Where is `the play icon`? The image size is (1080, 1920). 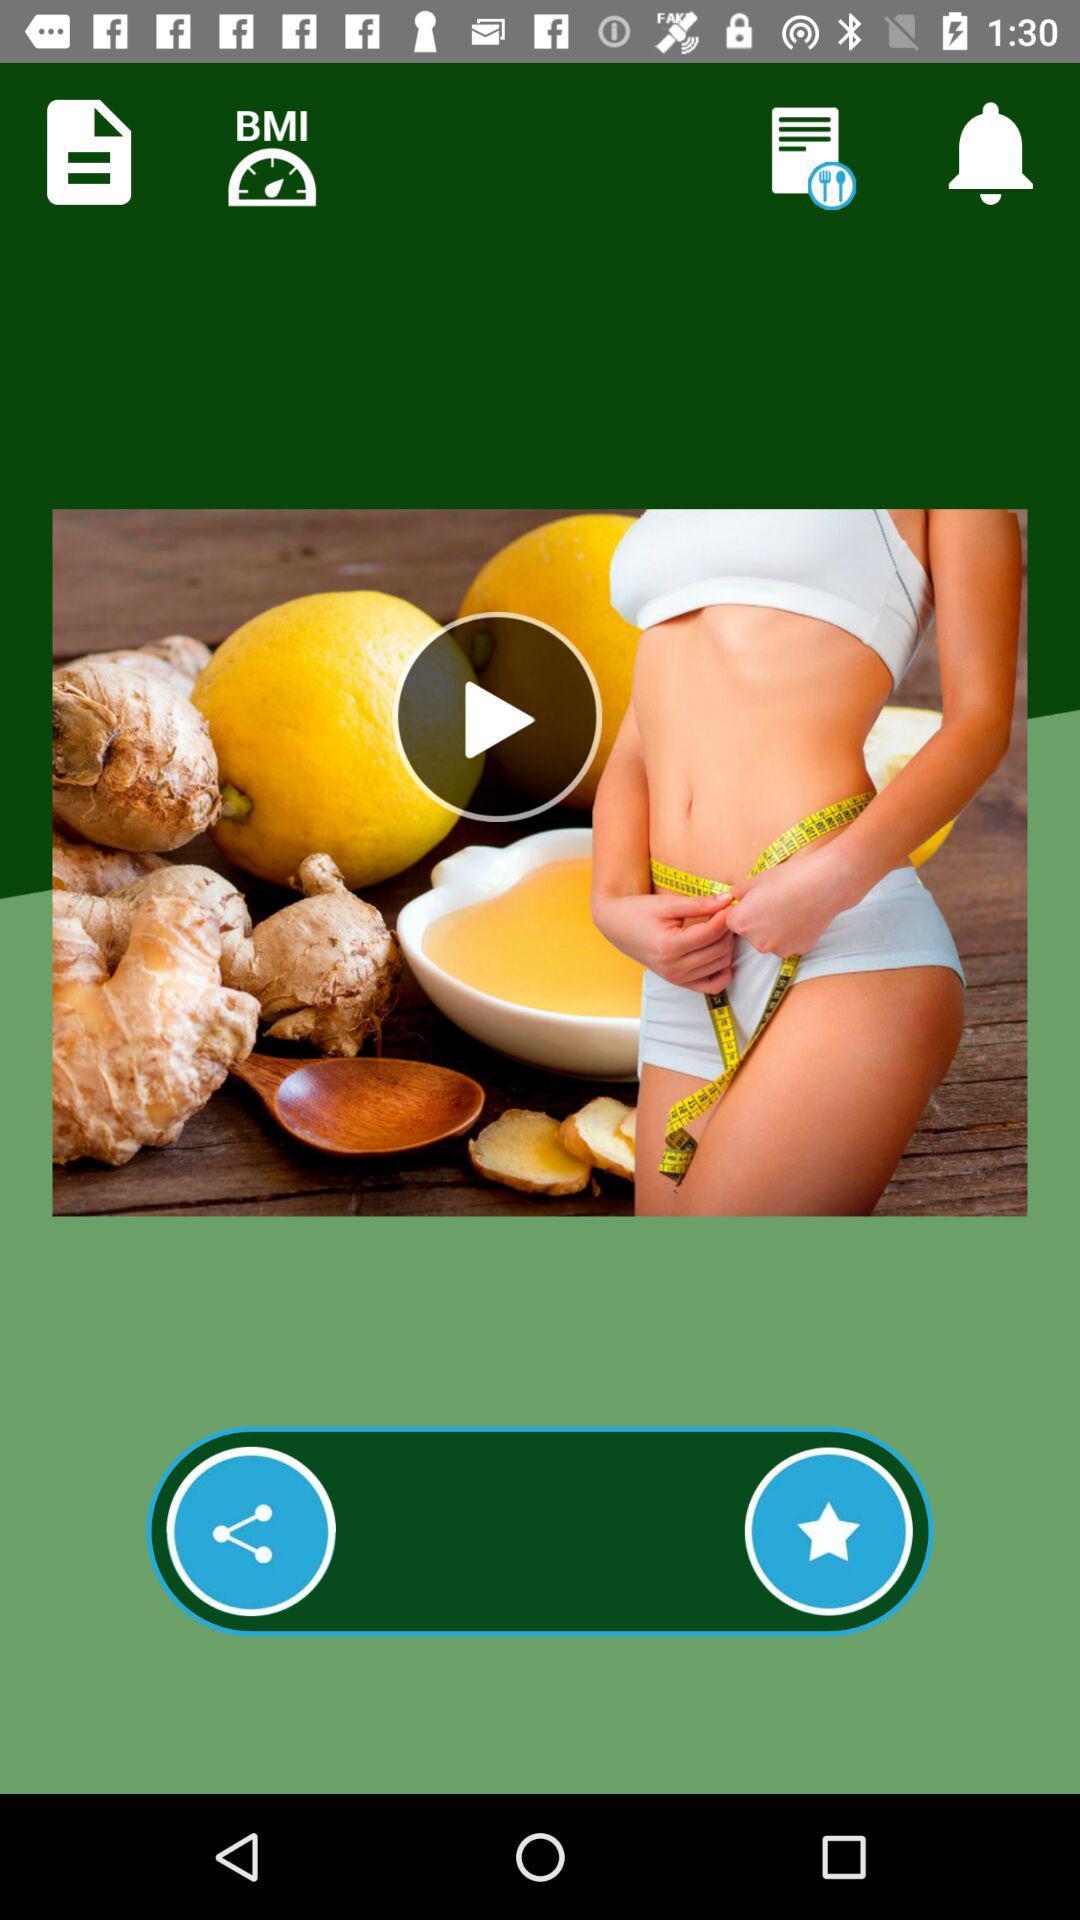
the play icon is located at coordinates (496, 716).